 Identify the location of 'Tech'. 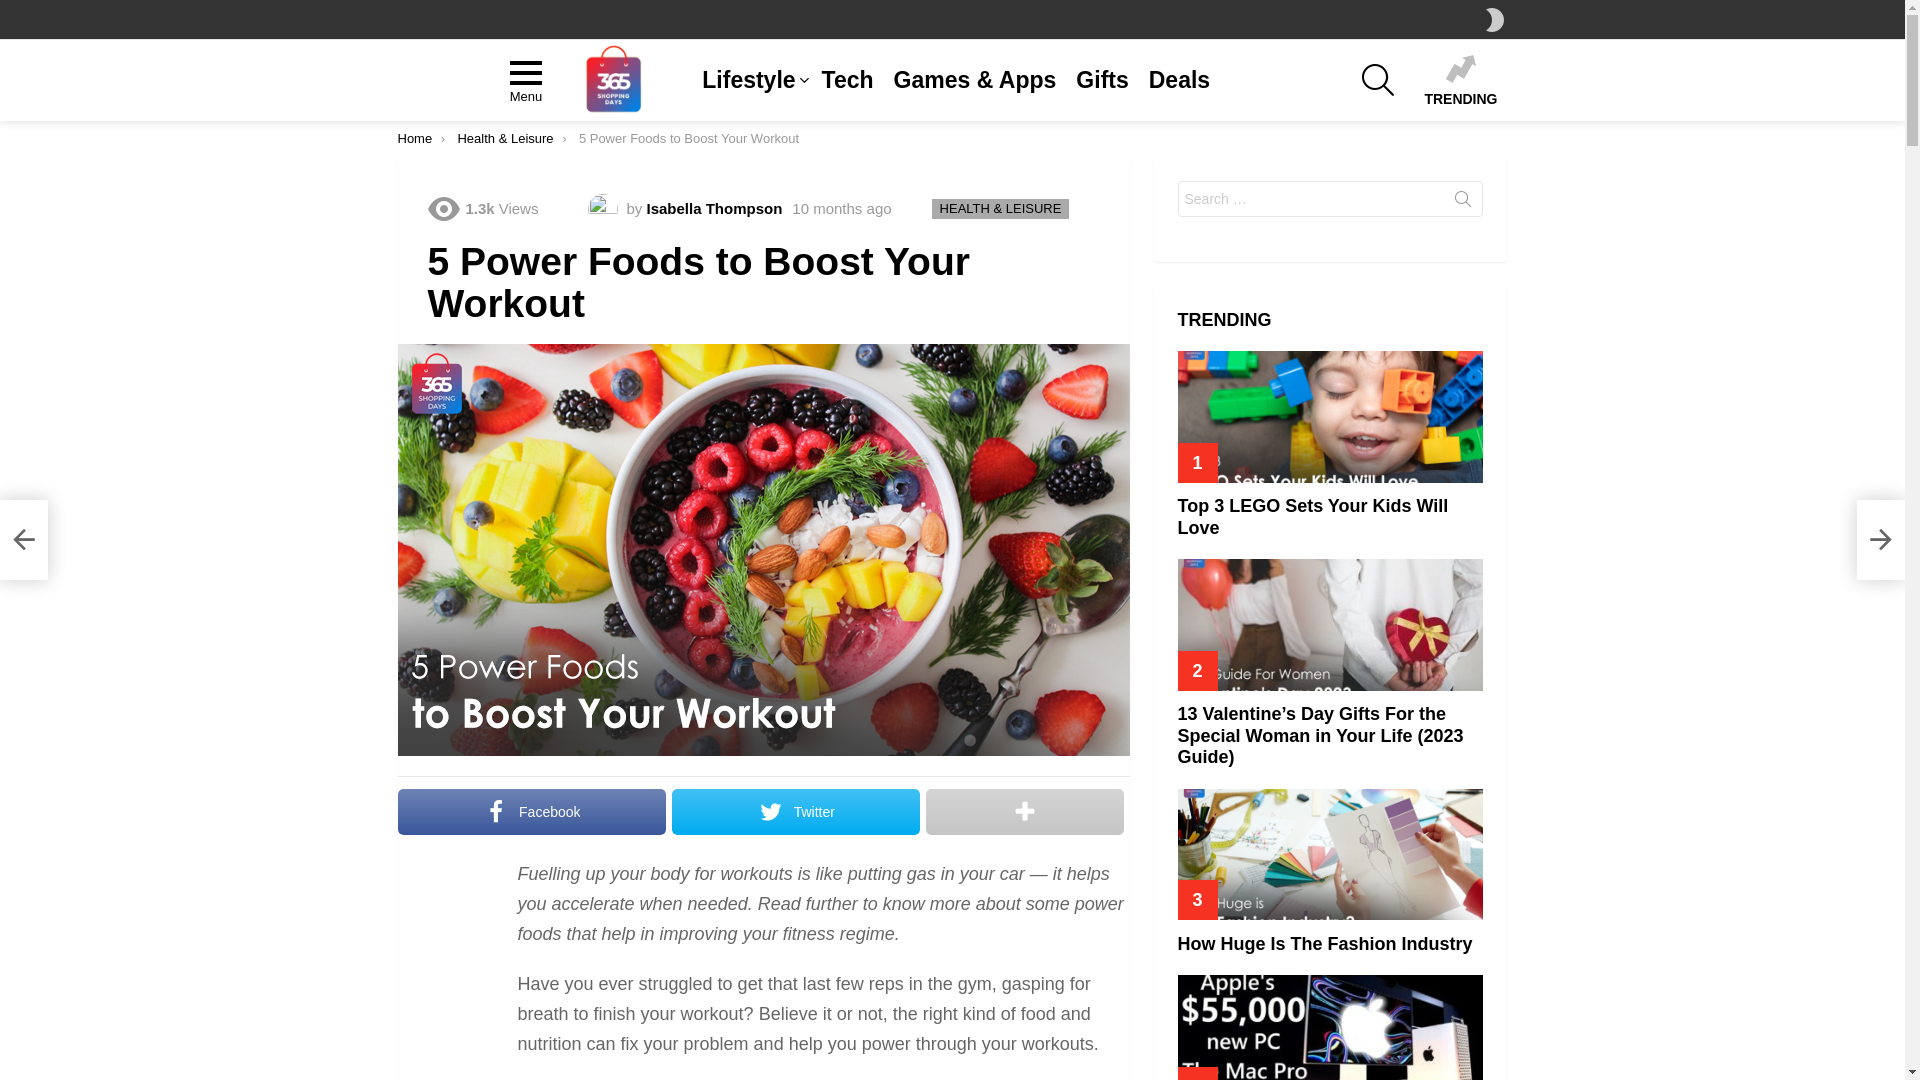
(848, 79).